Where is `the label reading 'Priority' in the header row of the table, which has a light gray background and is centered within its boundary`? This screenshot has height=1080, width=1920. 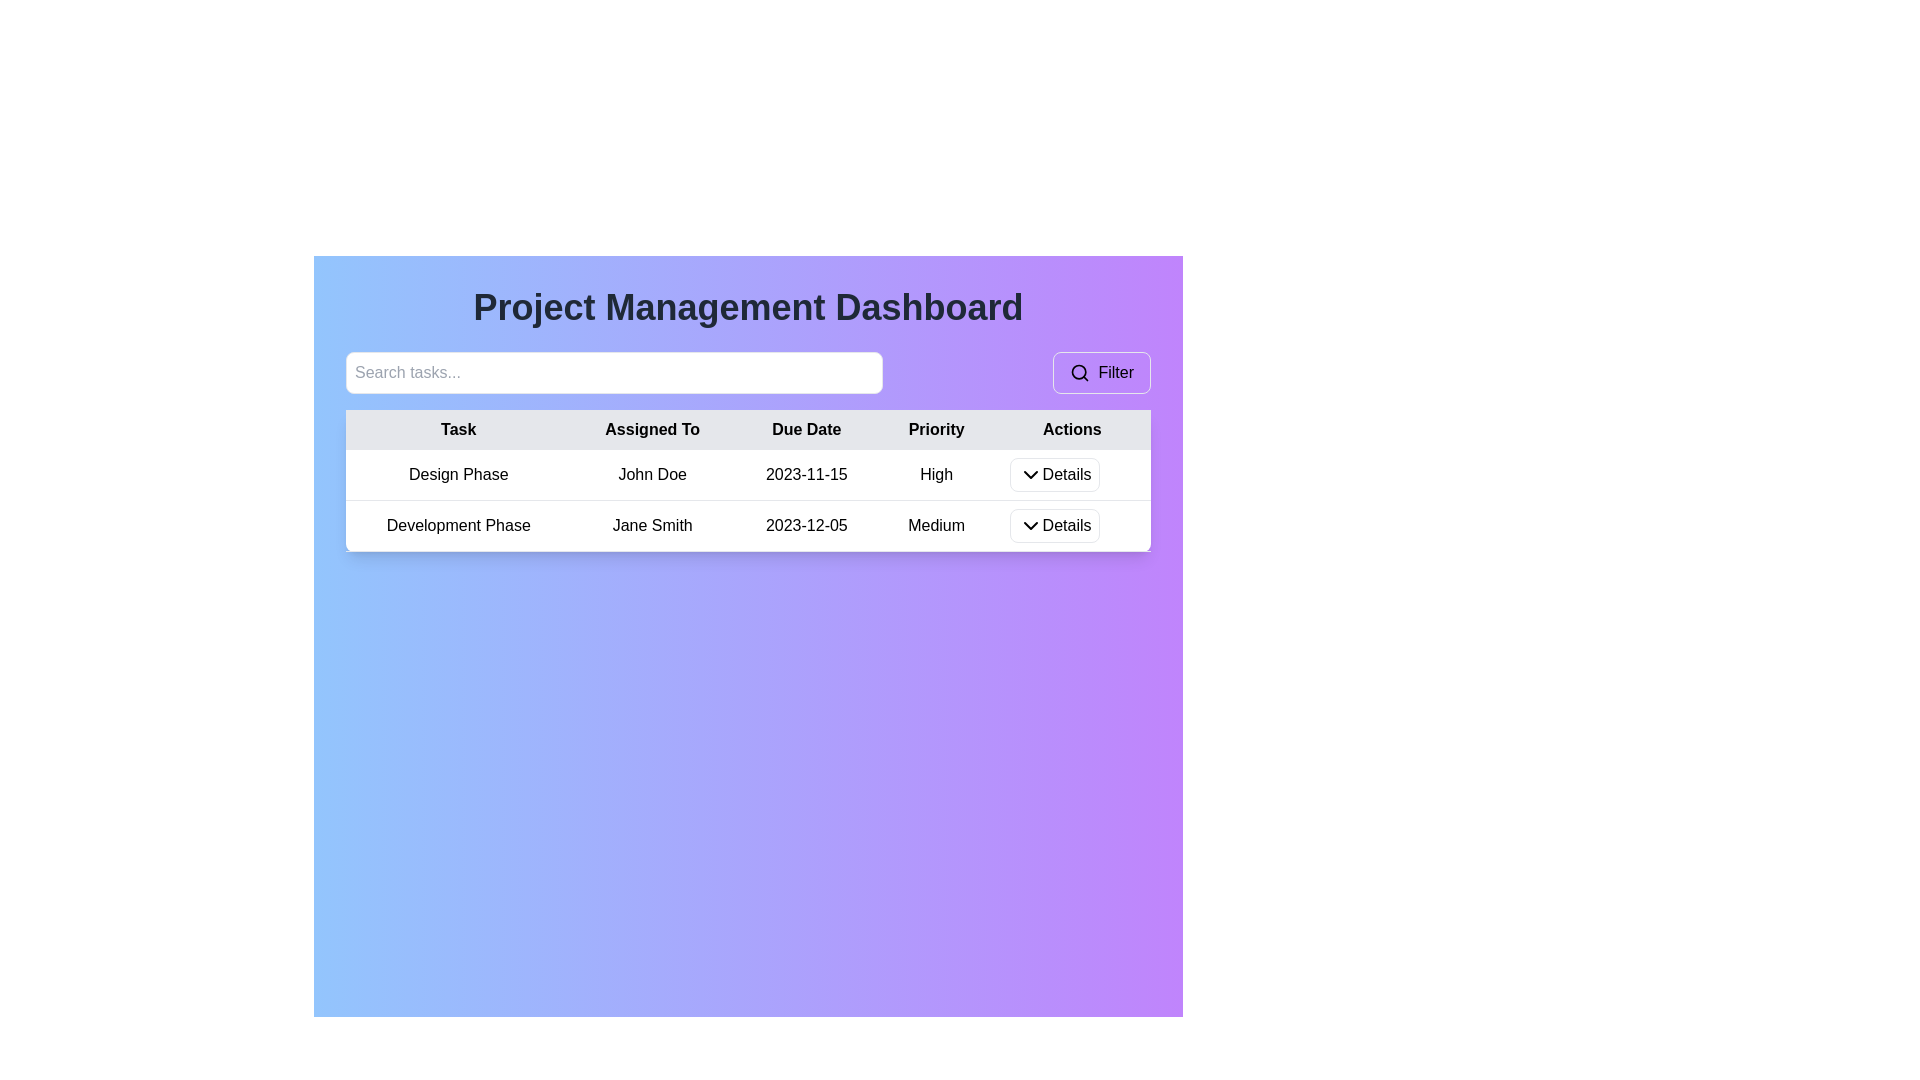 the label reading 'Priority' in the header row of the table, which has a light gray background and is centered within its boundary is located at coordinates (935, 428).